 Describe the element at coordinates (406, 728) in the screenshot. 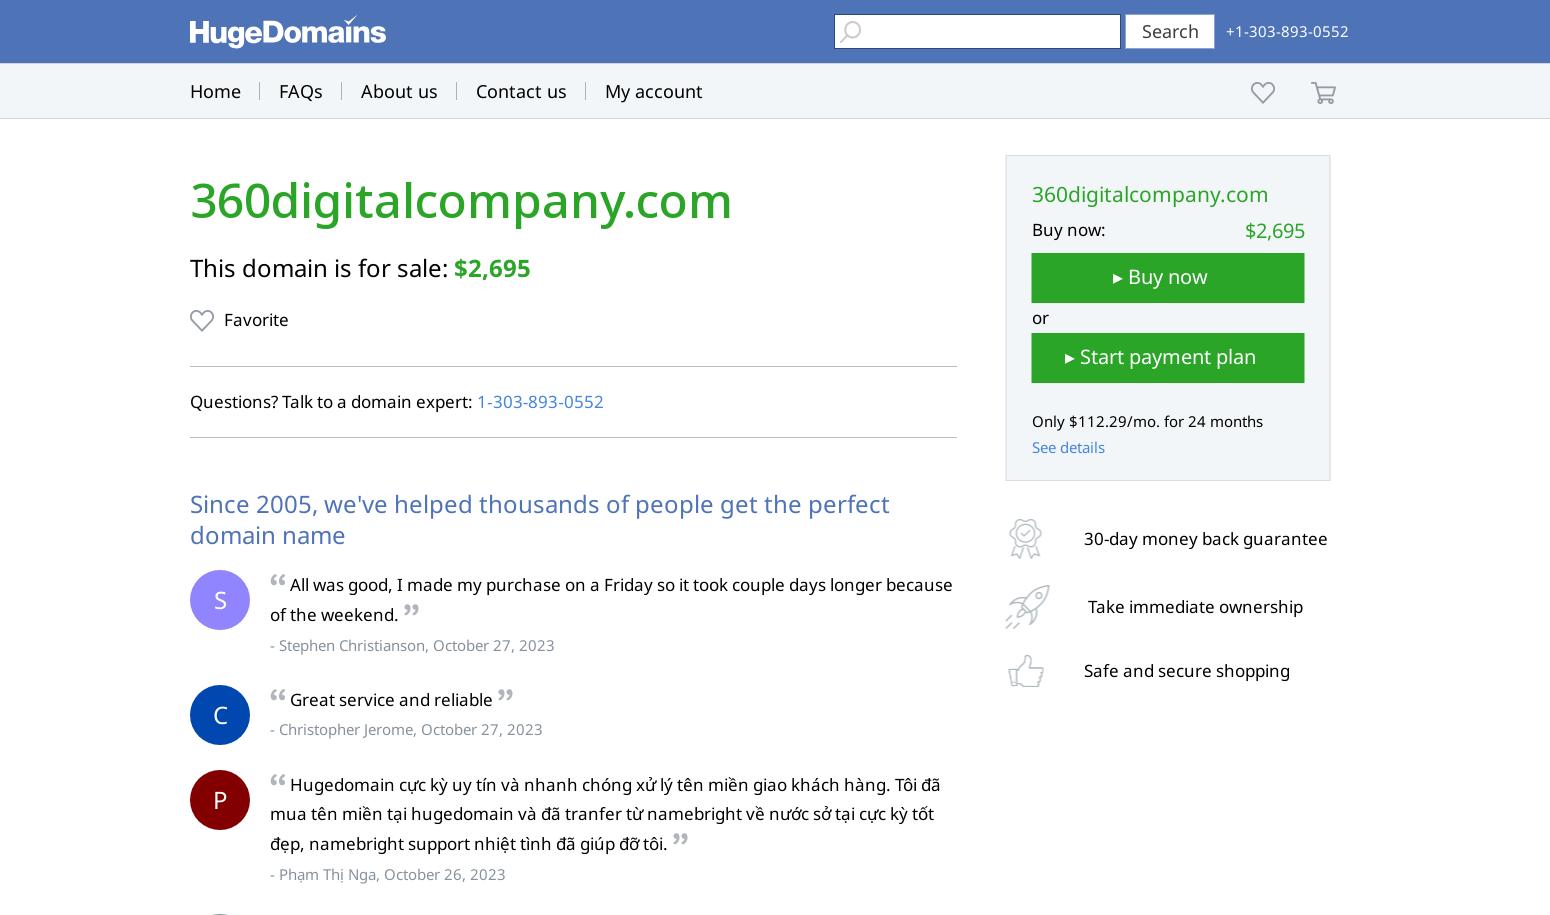

I see `'- Christopher Jerome, October 27, 2023'` at that location.